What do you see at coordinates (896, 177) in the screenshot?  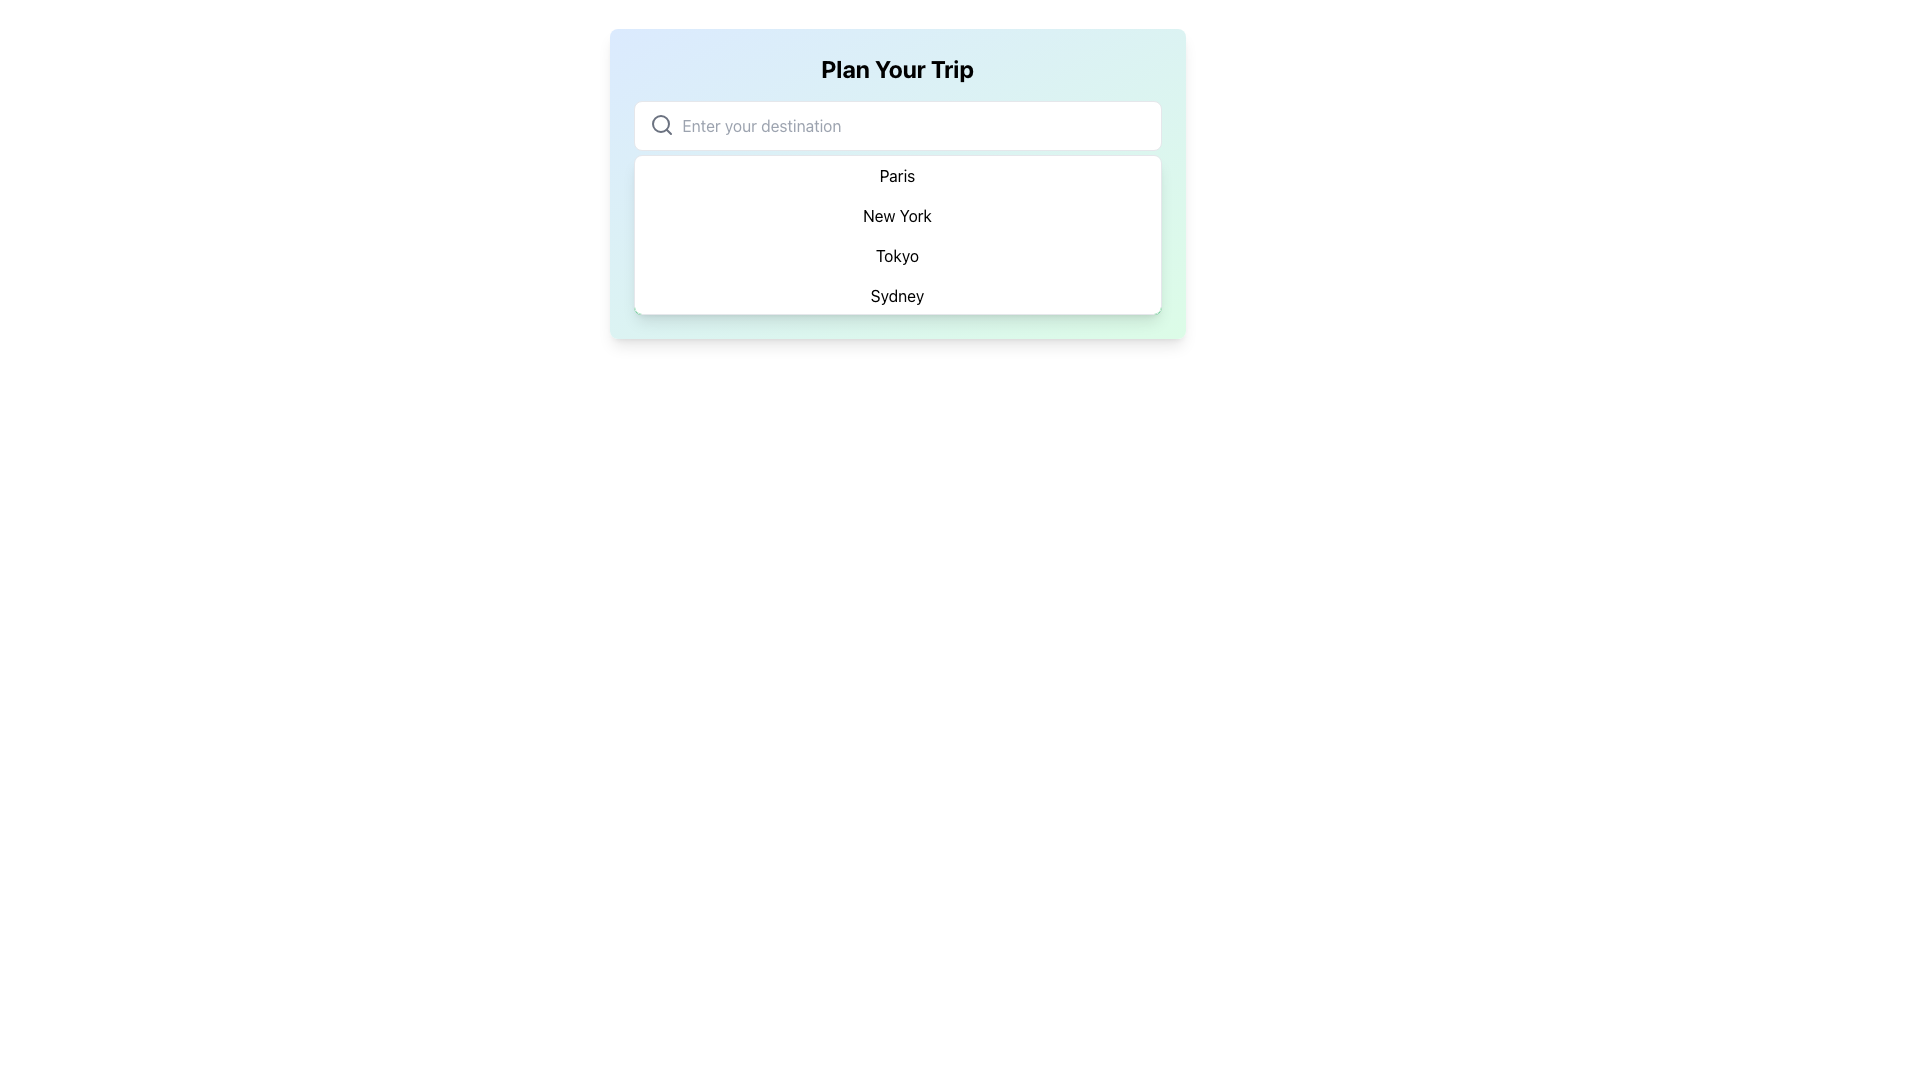 I see `the first selectable option in the list below the search input field` at bounding box center [896, 177].